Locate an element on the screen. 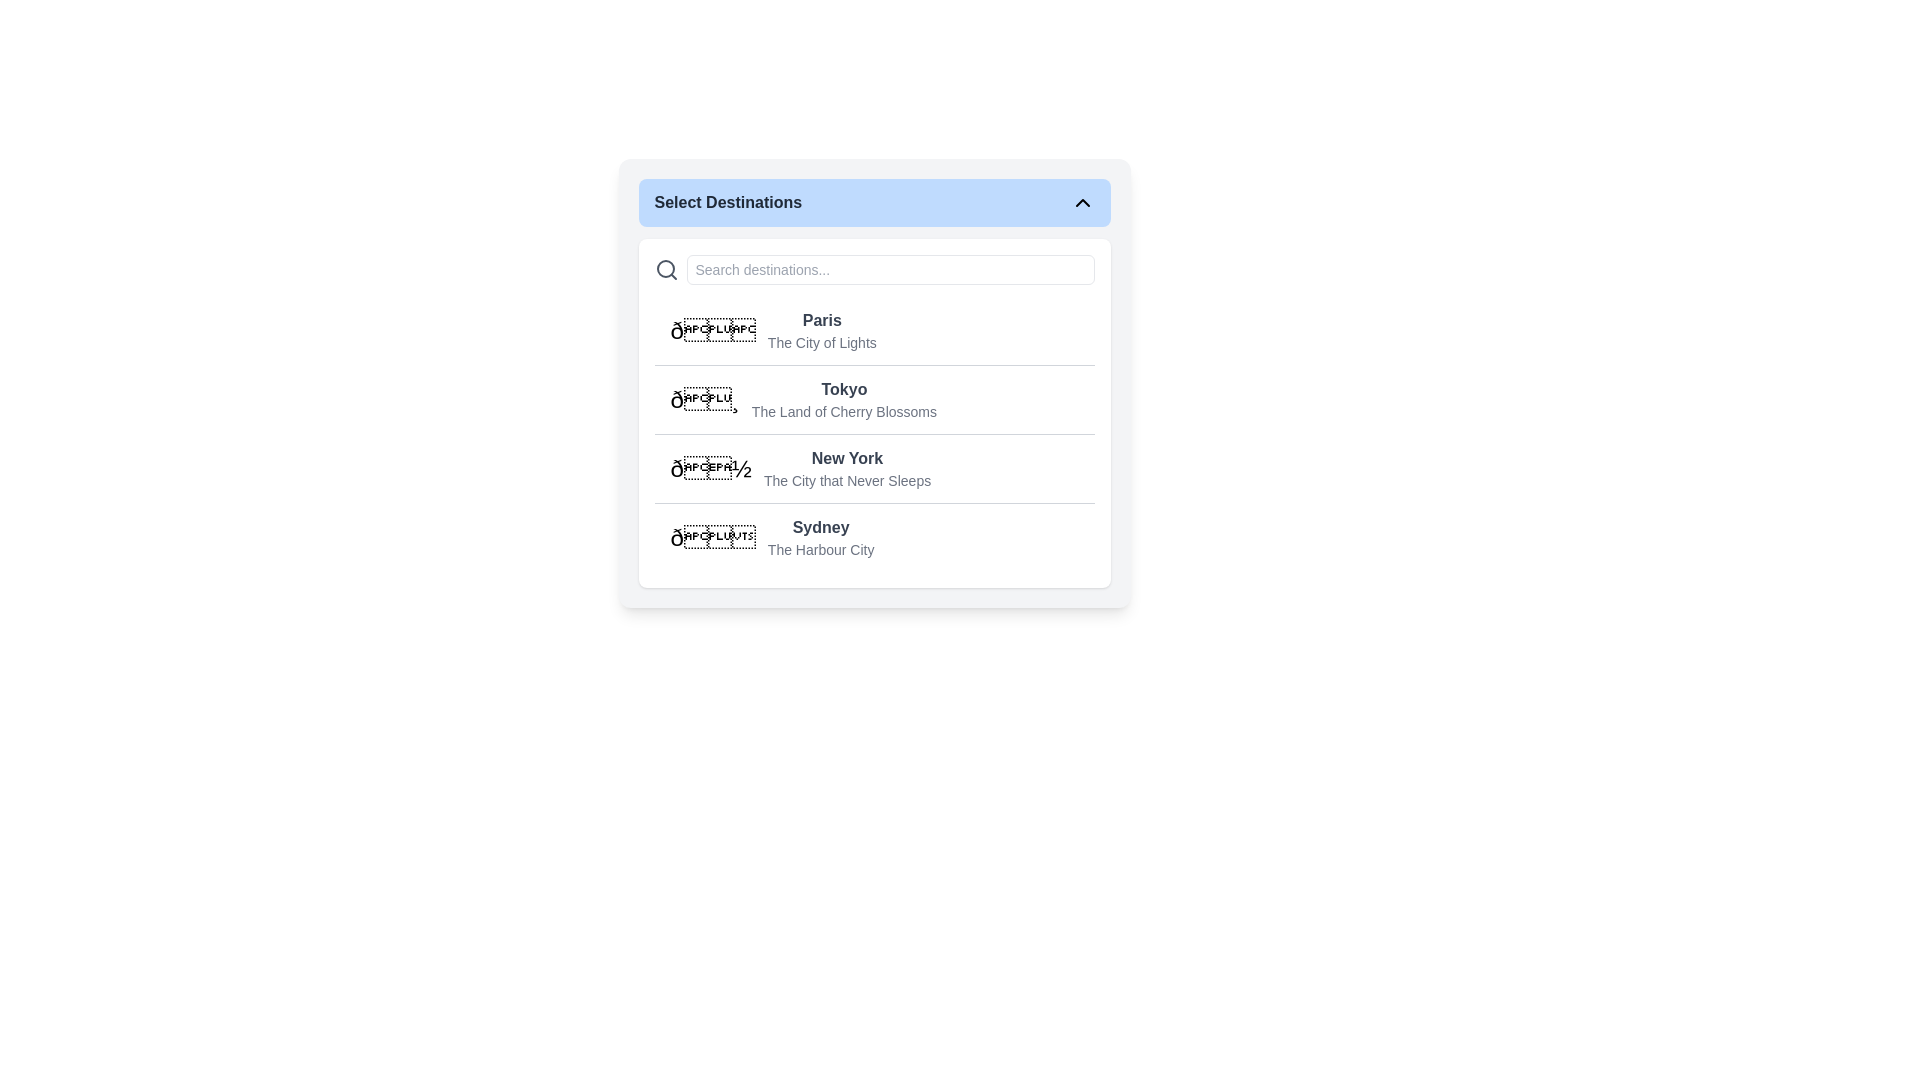 This screenshot has height=1080, width=1920. the star icon at the beginning of the row representing 'Paris', which is styled in a bold and large size with a 2xl font class is located at coordinates (713, 330).